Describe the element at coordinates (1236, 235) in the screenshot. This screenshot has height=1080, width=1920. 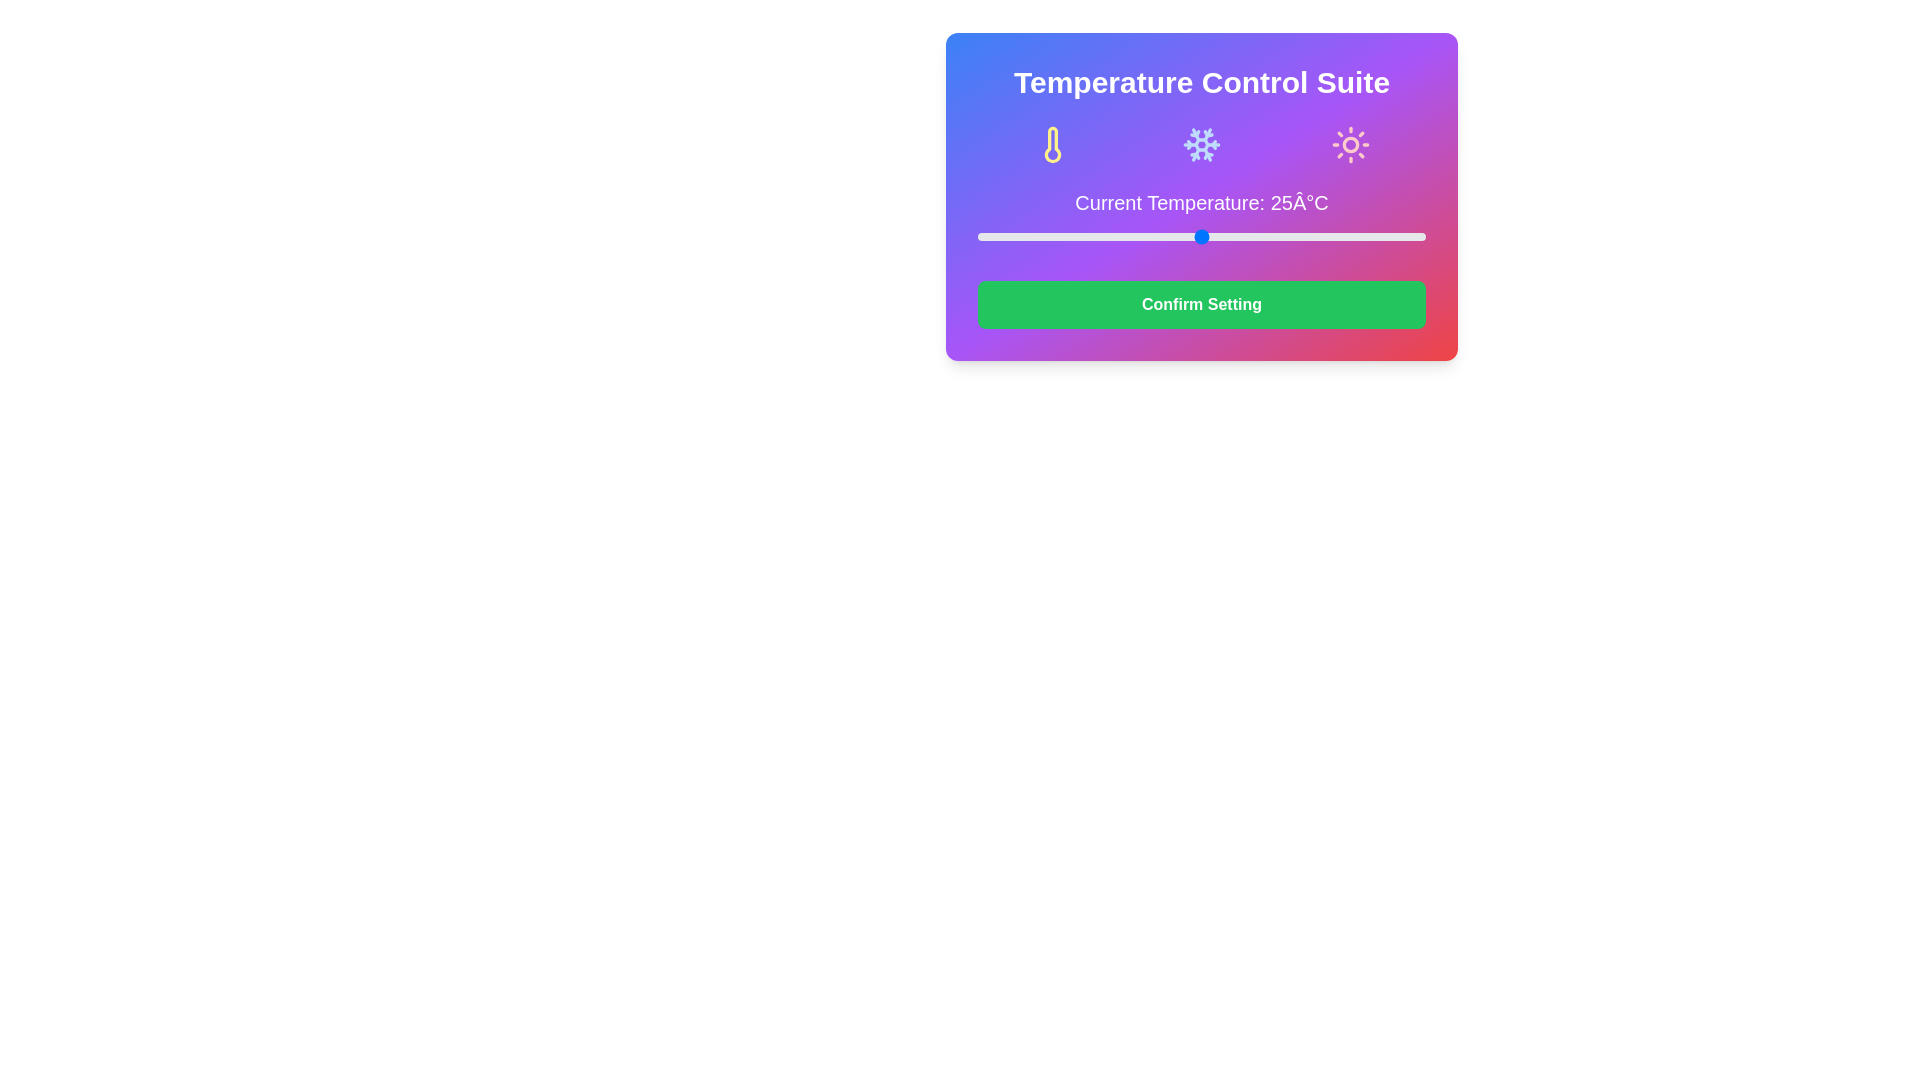
I see `the slider to set the temperature to 29°C` at that location.